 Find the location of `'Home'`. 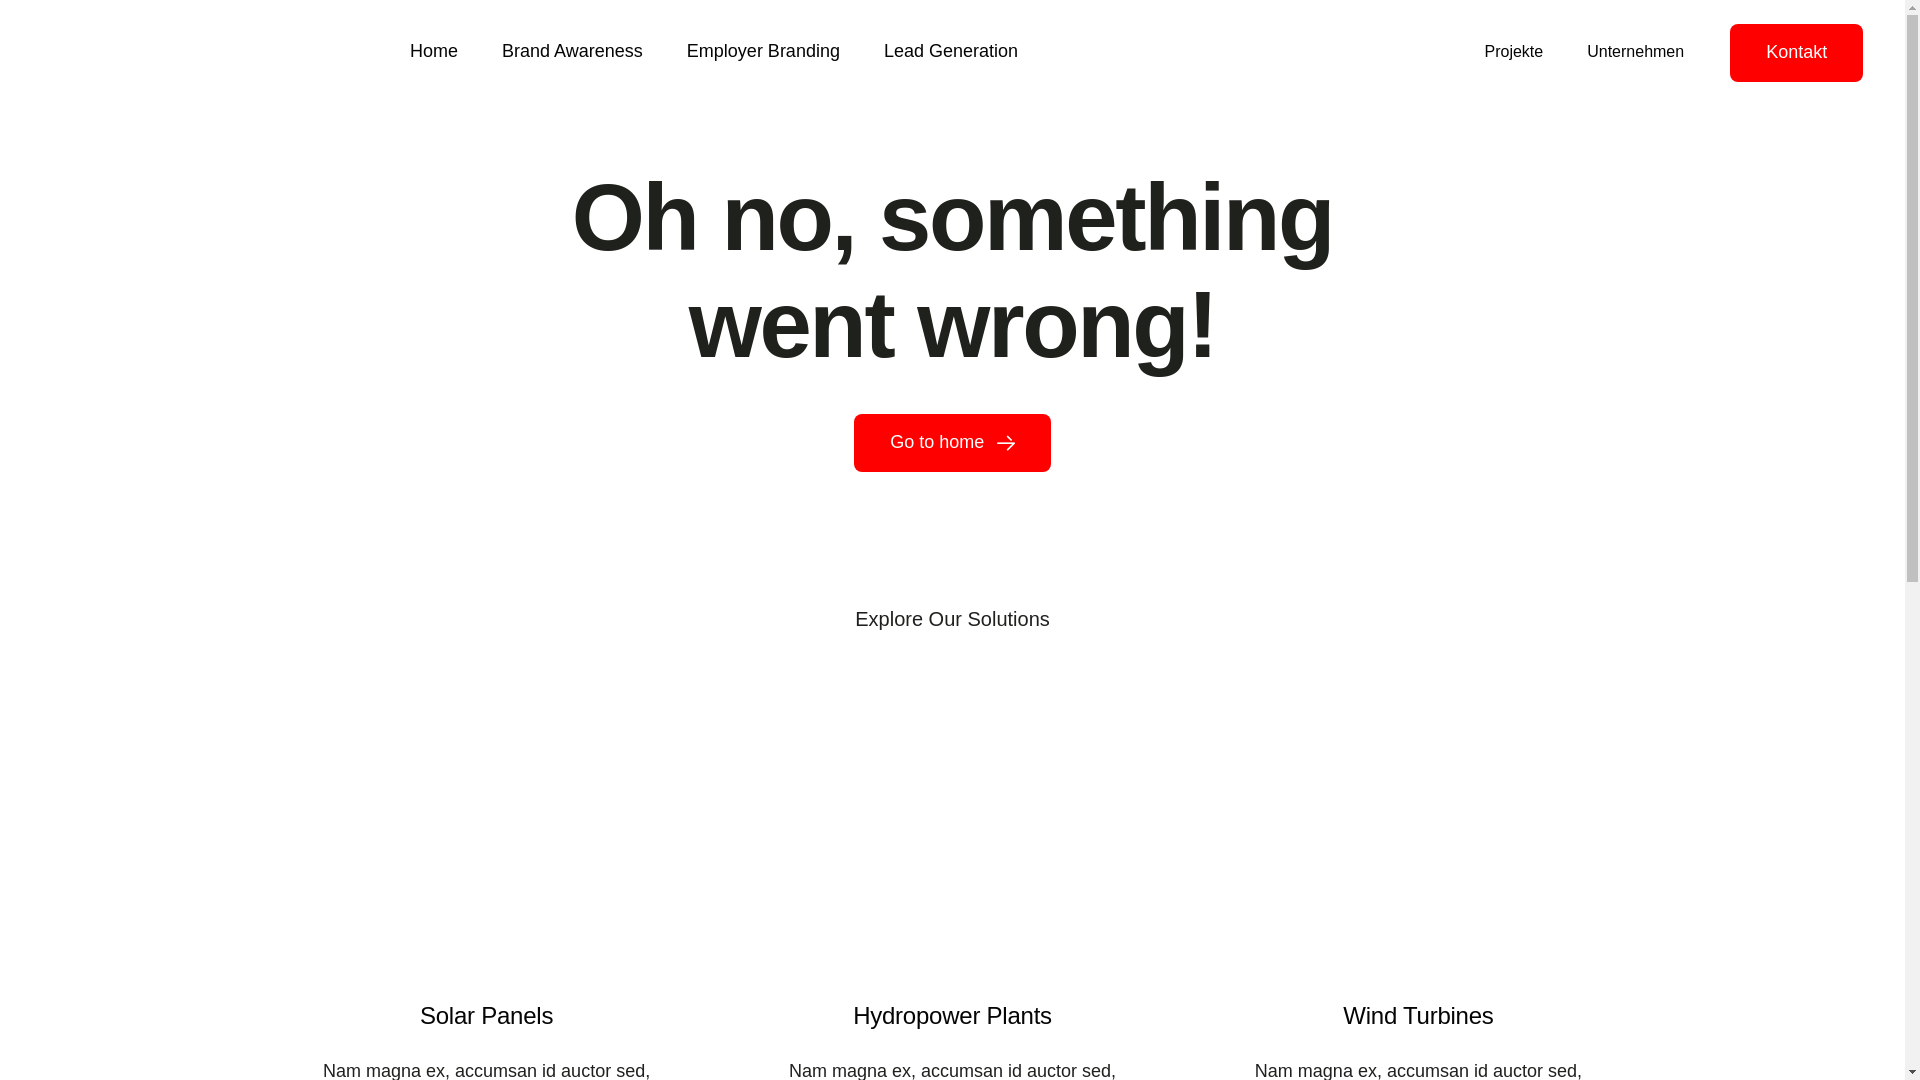

'Home' is located at coordinates (432, 52).